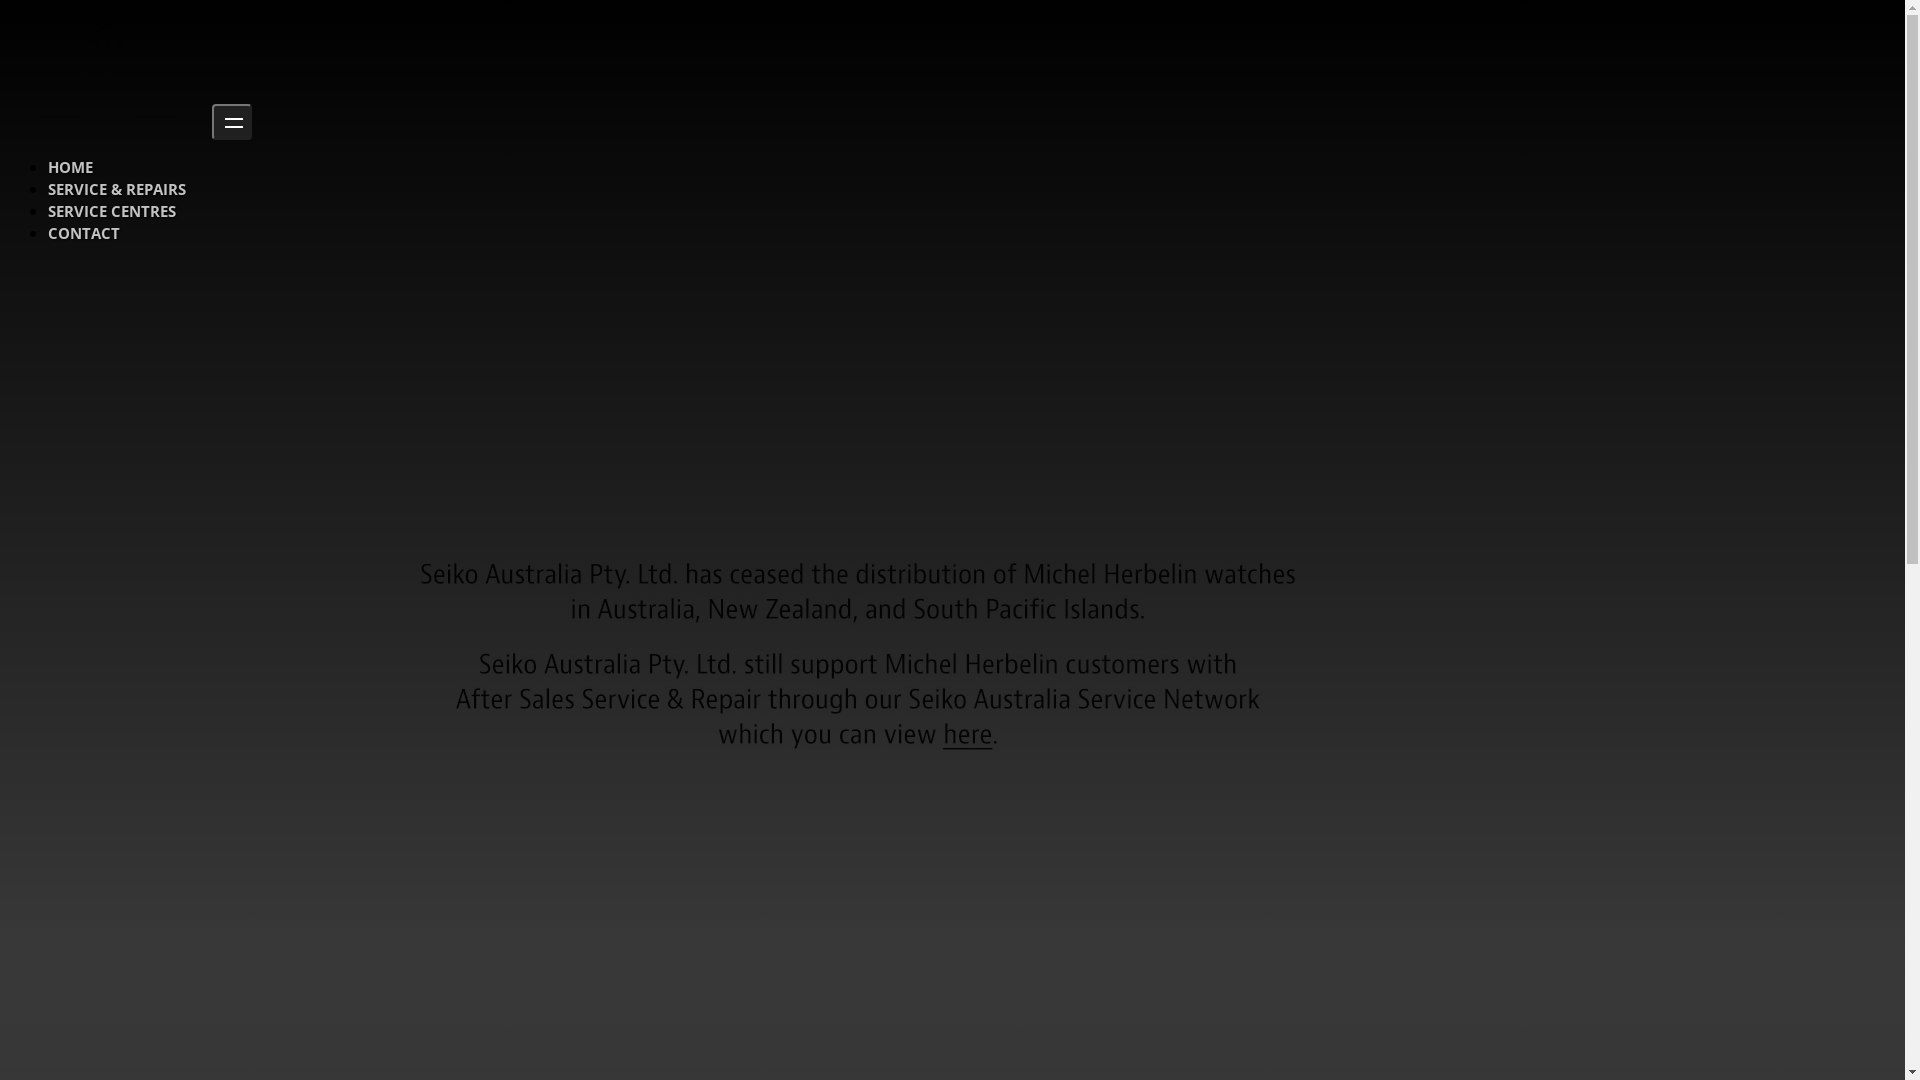  Describe the element at coordinates (70, 165) in the screenshot. I see `'HOME'` at that location.